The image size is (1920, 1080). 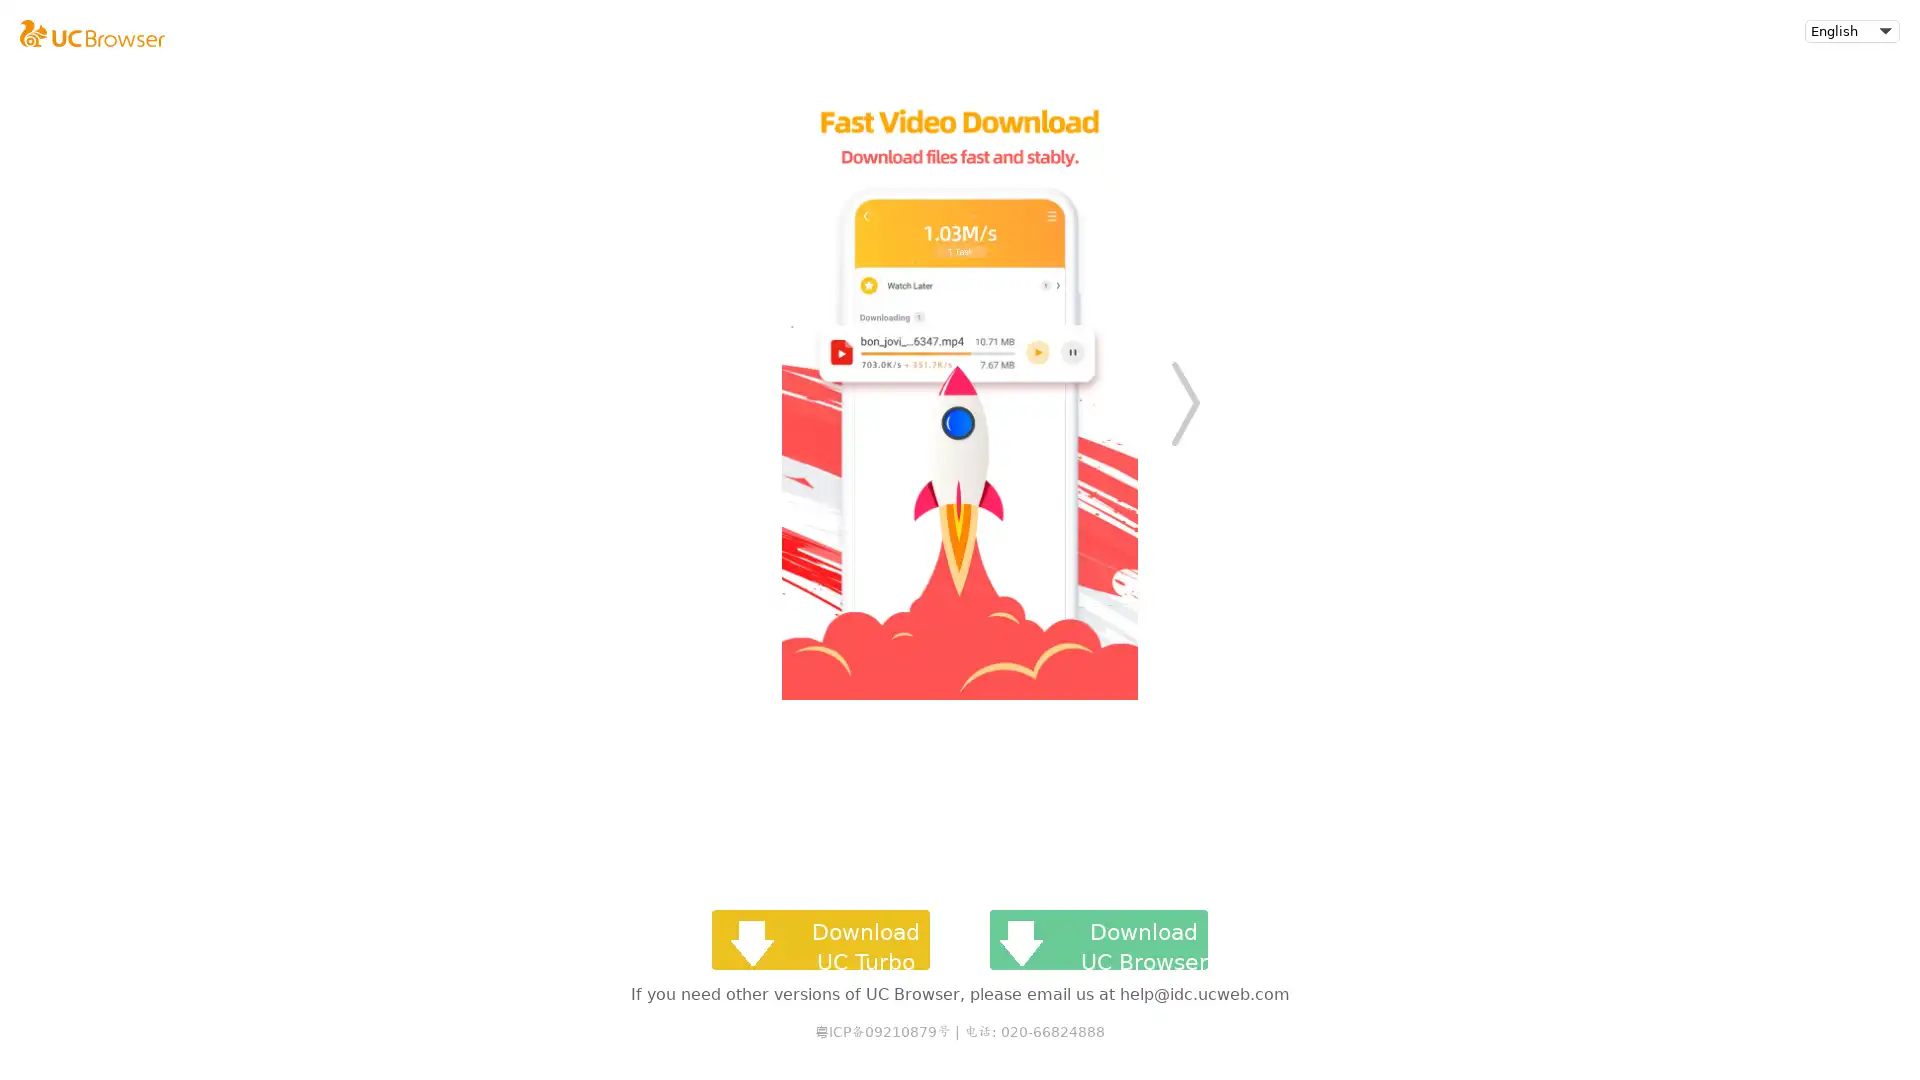 I want to click on Previous slide, so click(x=733, y=404).